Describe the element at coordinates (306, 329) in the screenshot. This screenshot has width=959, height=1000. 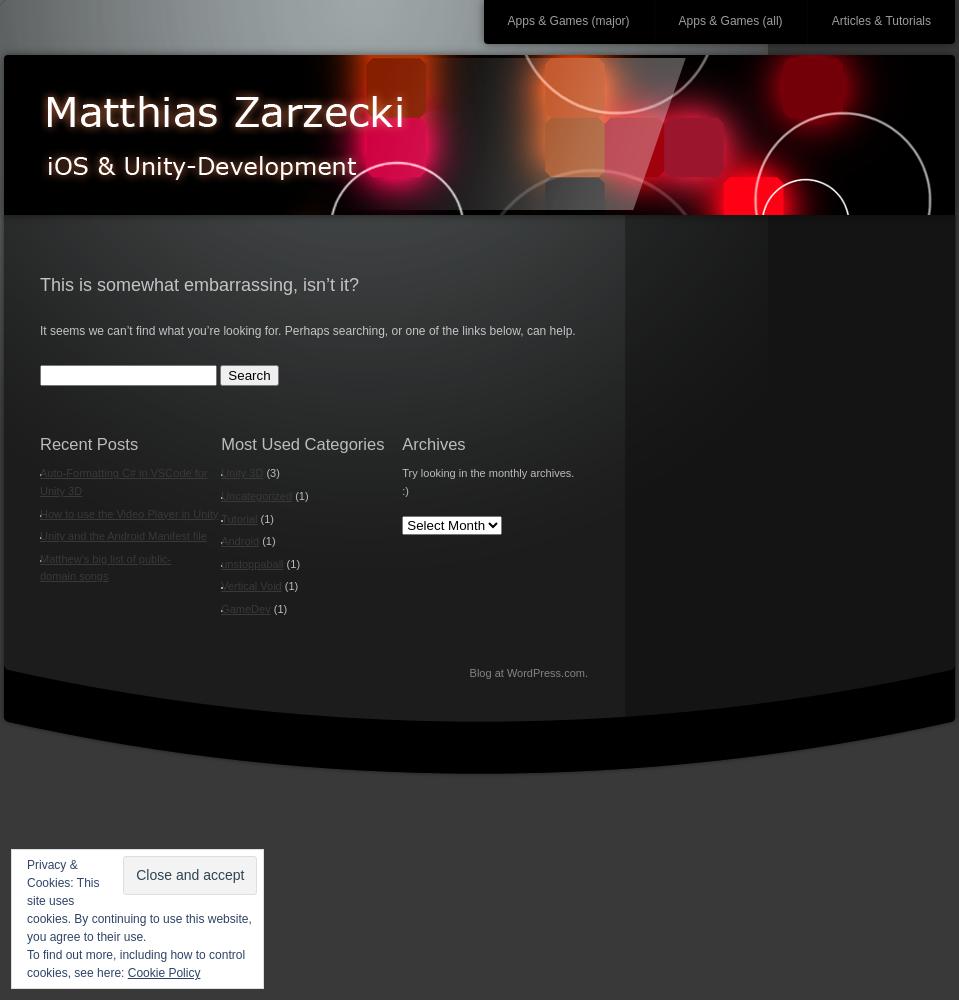
I see `'It seems we can’t find what you’re looking for. Perhaps searching, or one of the links below, can help.'` at that location.